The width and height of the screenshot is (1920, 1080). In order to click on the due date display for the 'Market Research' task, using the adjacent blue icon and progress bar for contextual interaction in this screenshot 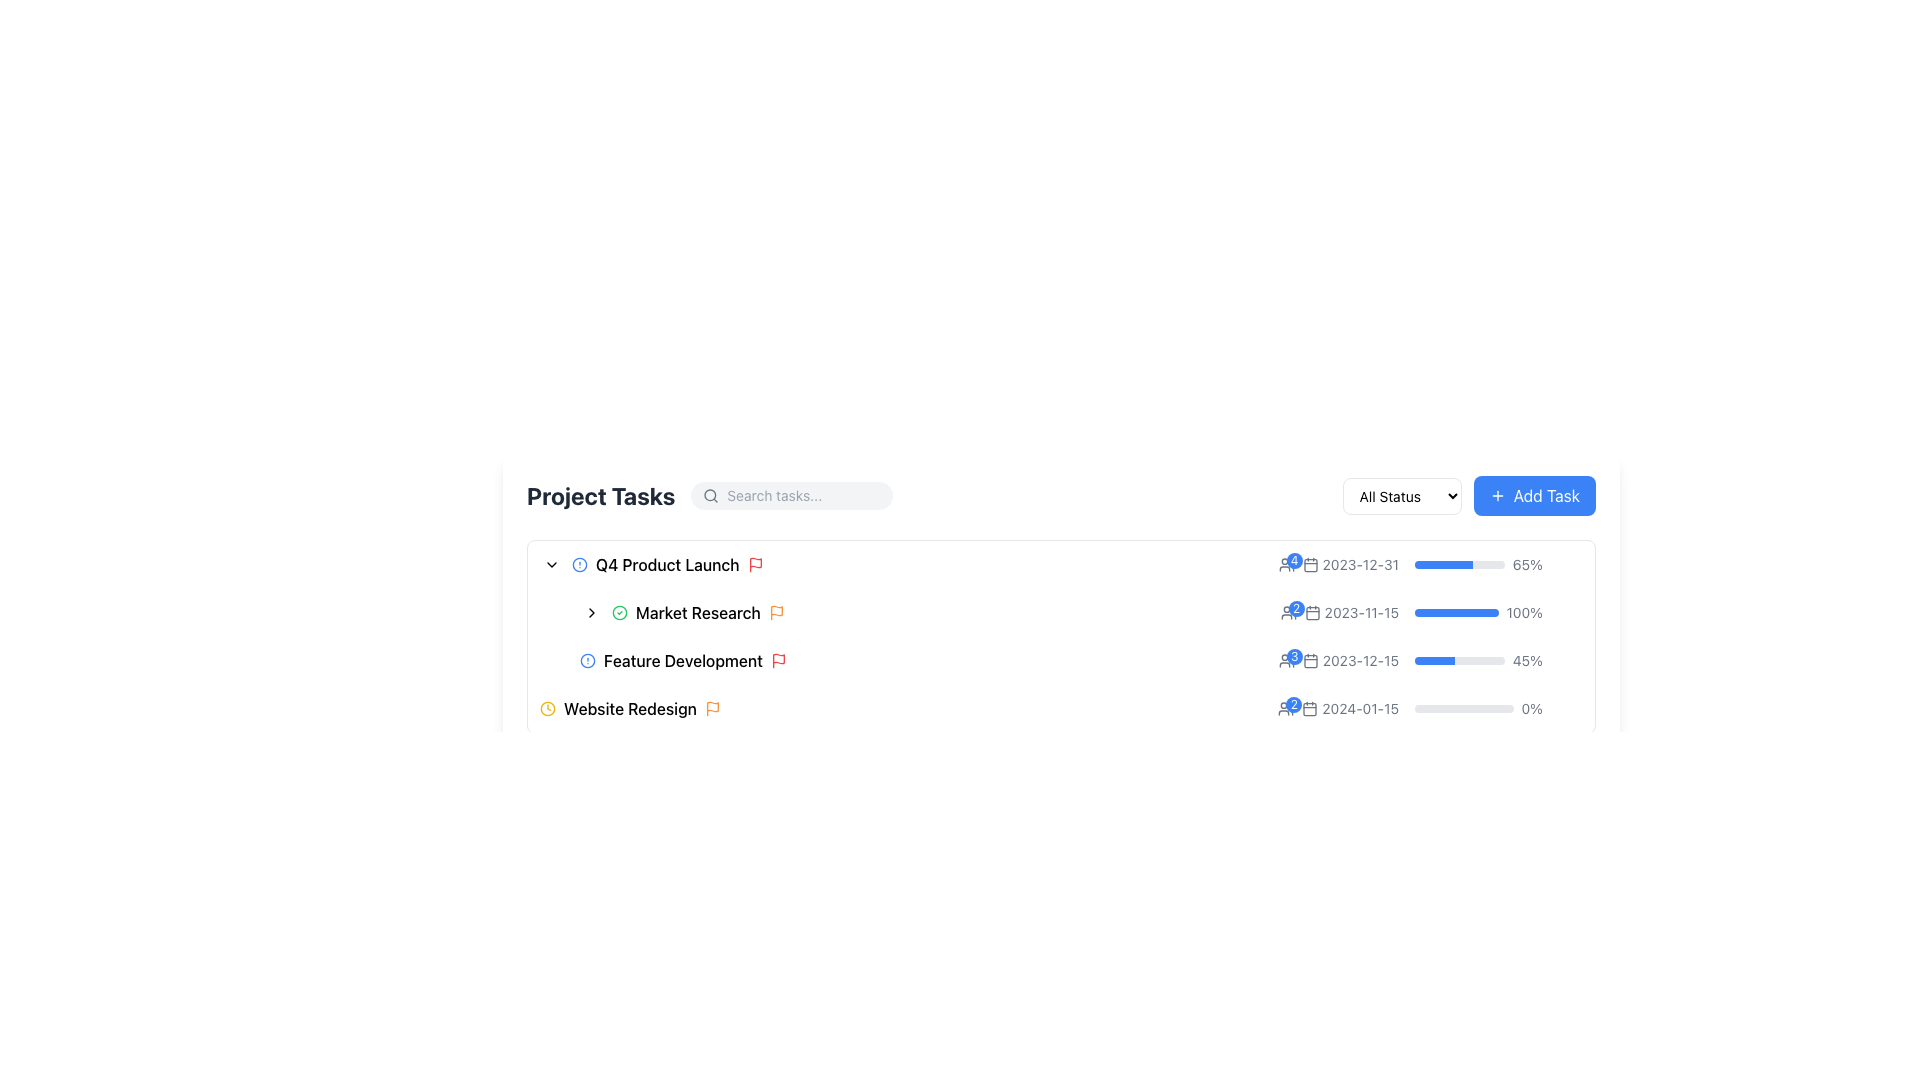, I will do `click(1339, 612)`.